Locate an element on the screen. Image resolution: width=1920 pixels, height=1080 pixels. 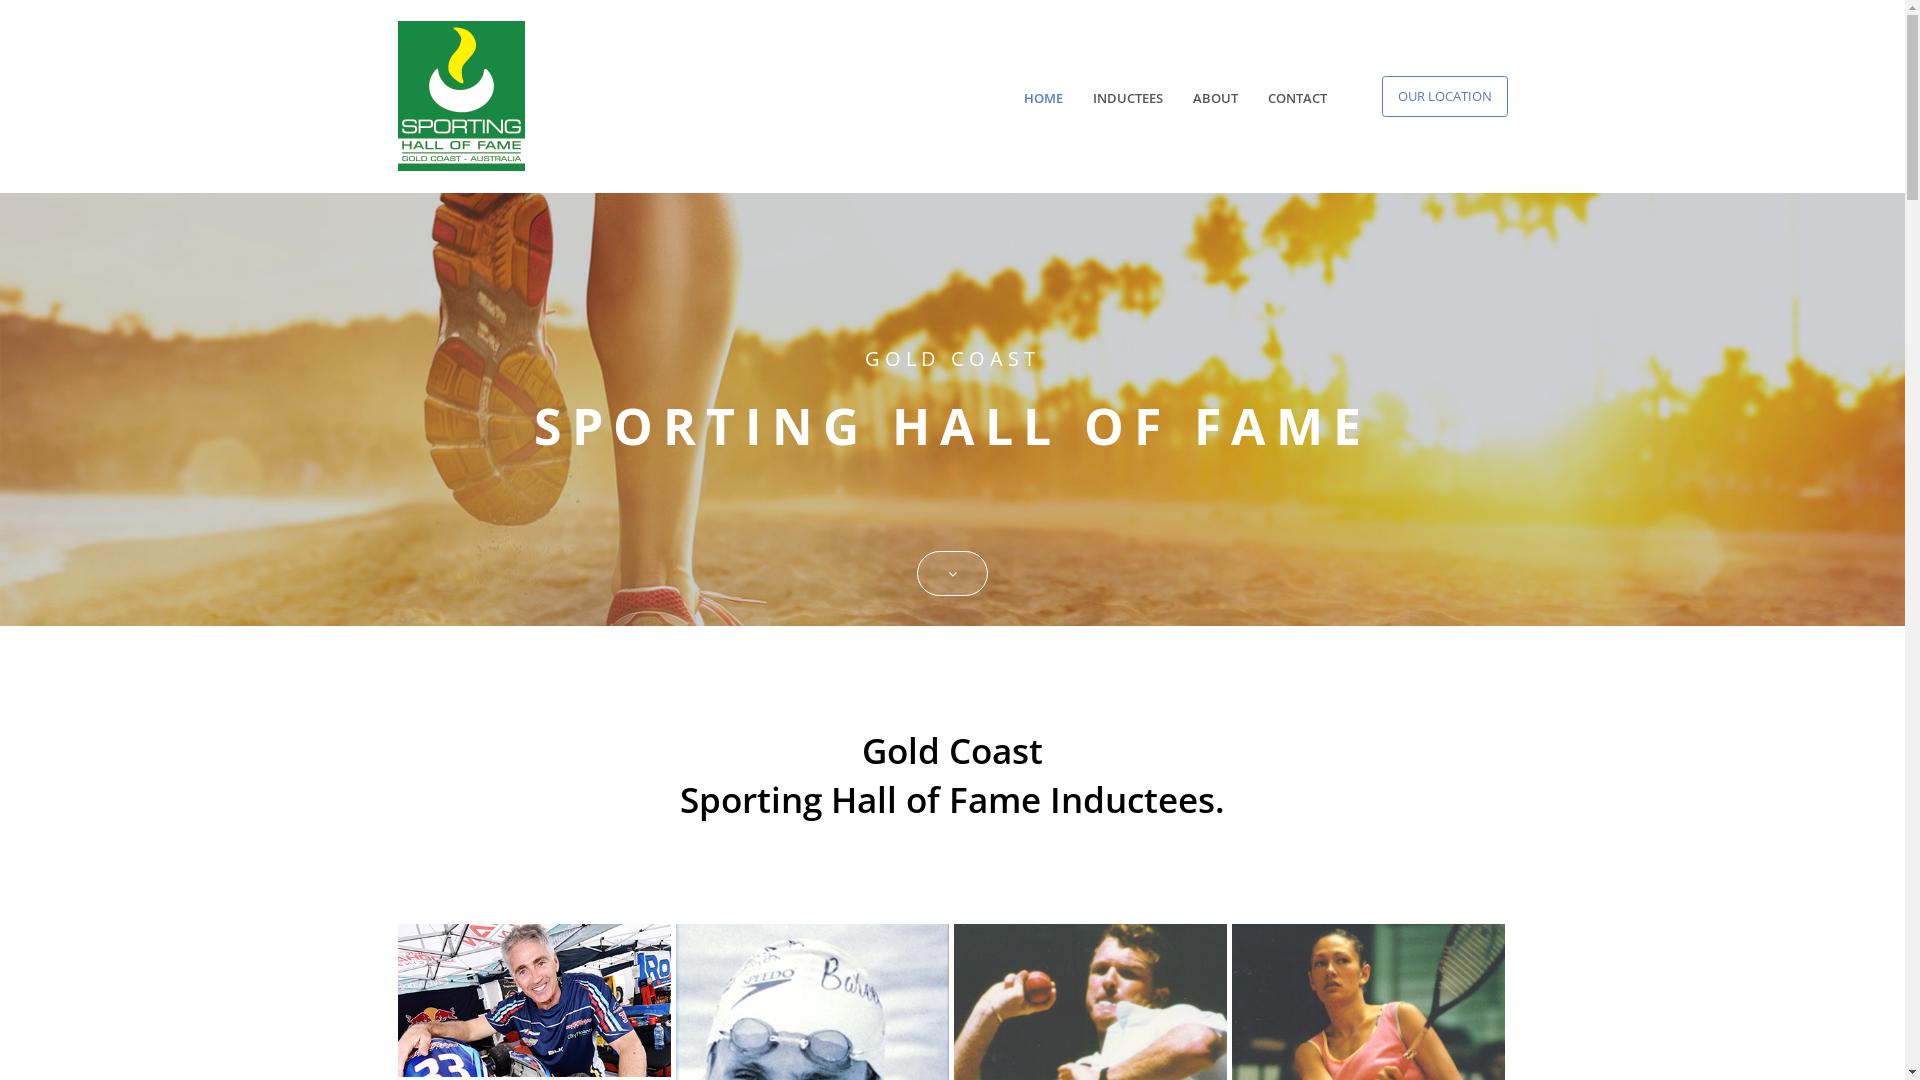
'INDUCTEES' is located at coordinates (1128, 98).